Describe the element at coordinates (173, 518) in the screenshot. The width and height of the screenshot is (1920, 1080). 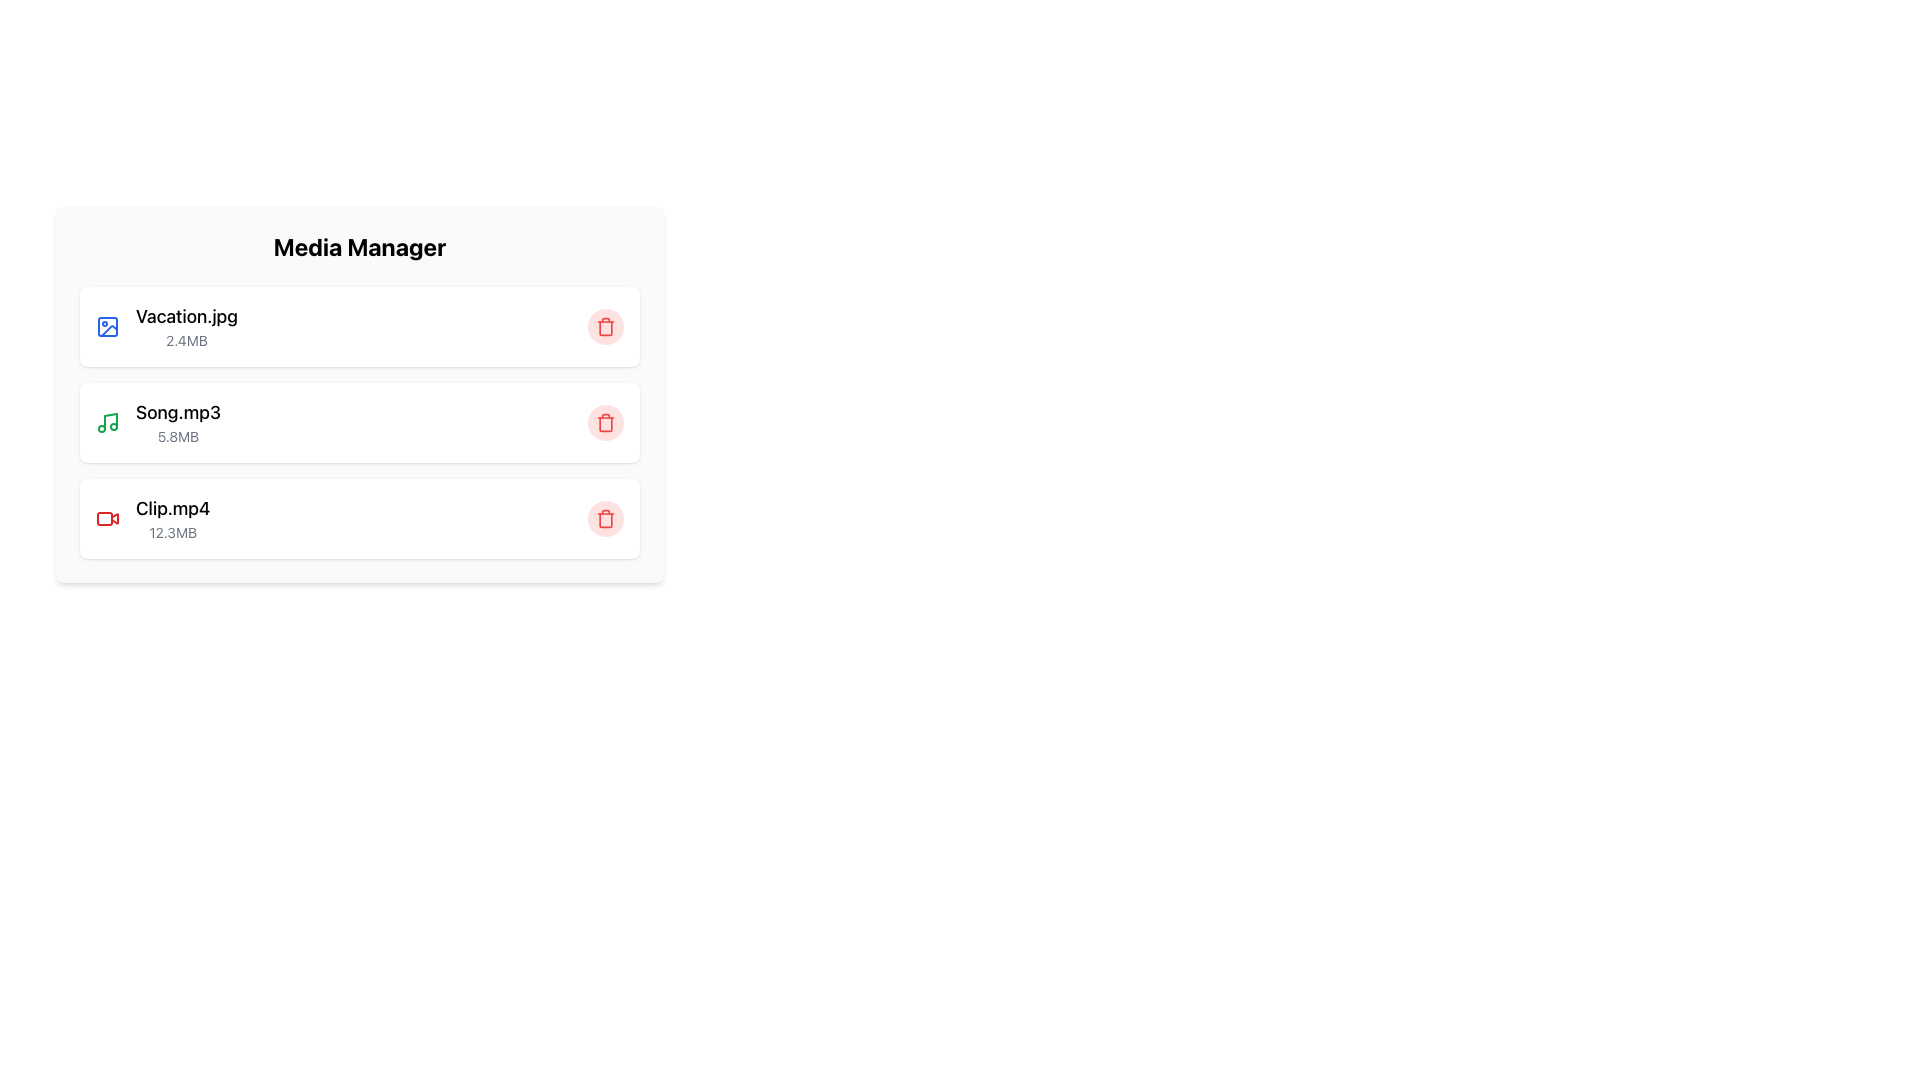
I see `the third text label` at that location.